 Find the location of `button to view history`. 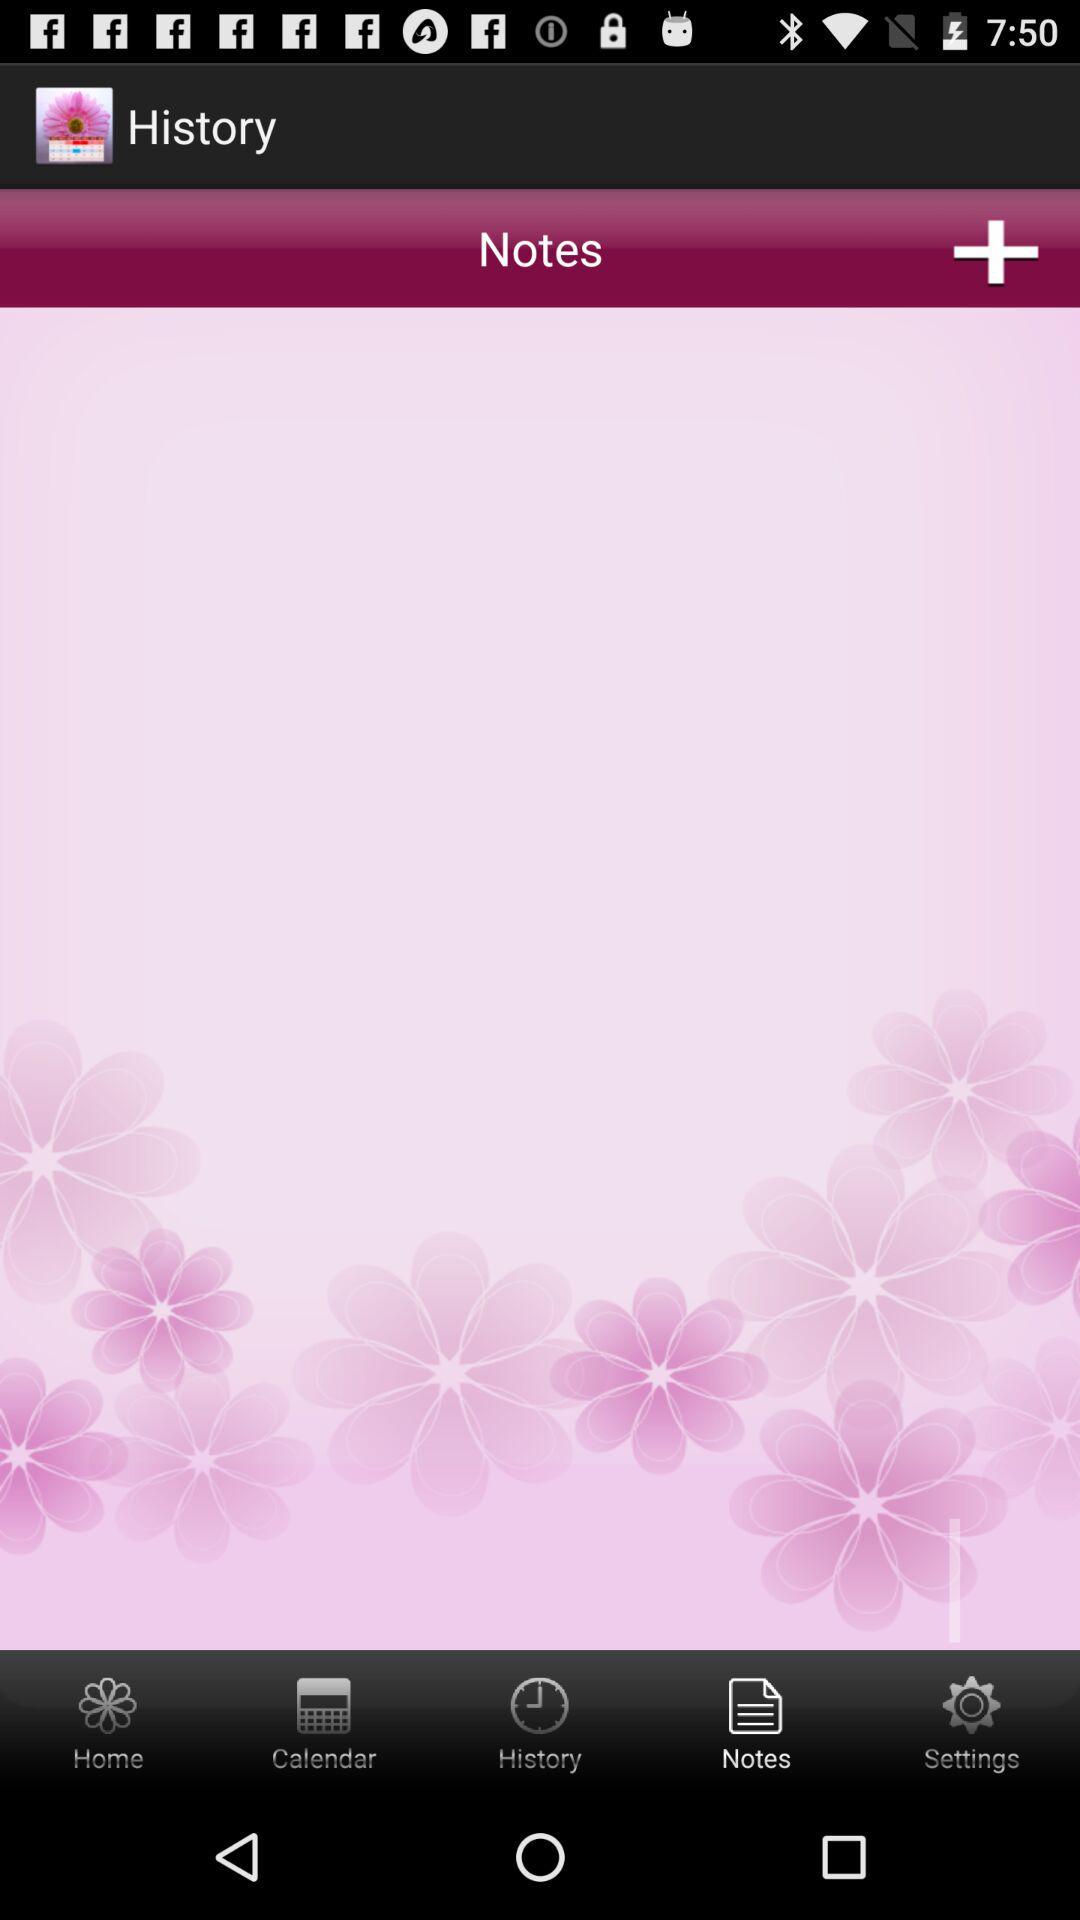

button to view history is located at coordinates (540, 1721).